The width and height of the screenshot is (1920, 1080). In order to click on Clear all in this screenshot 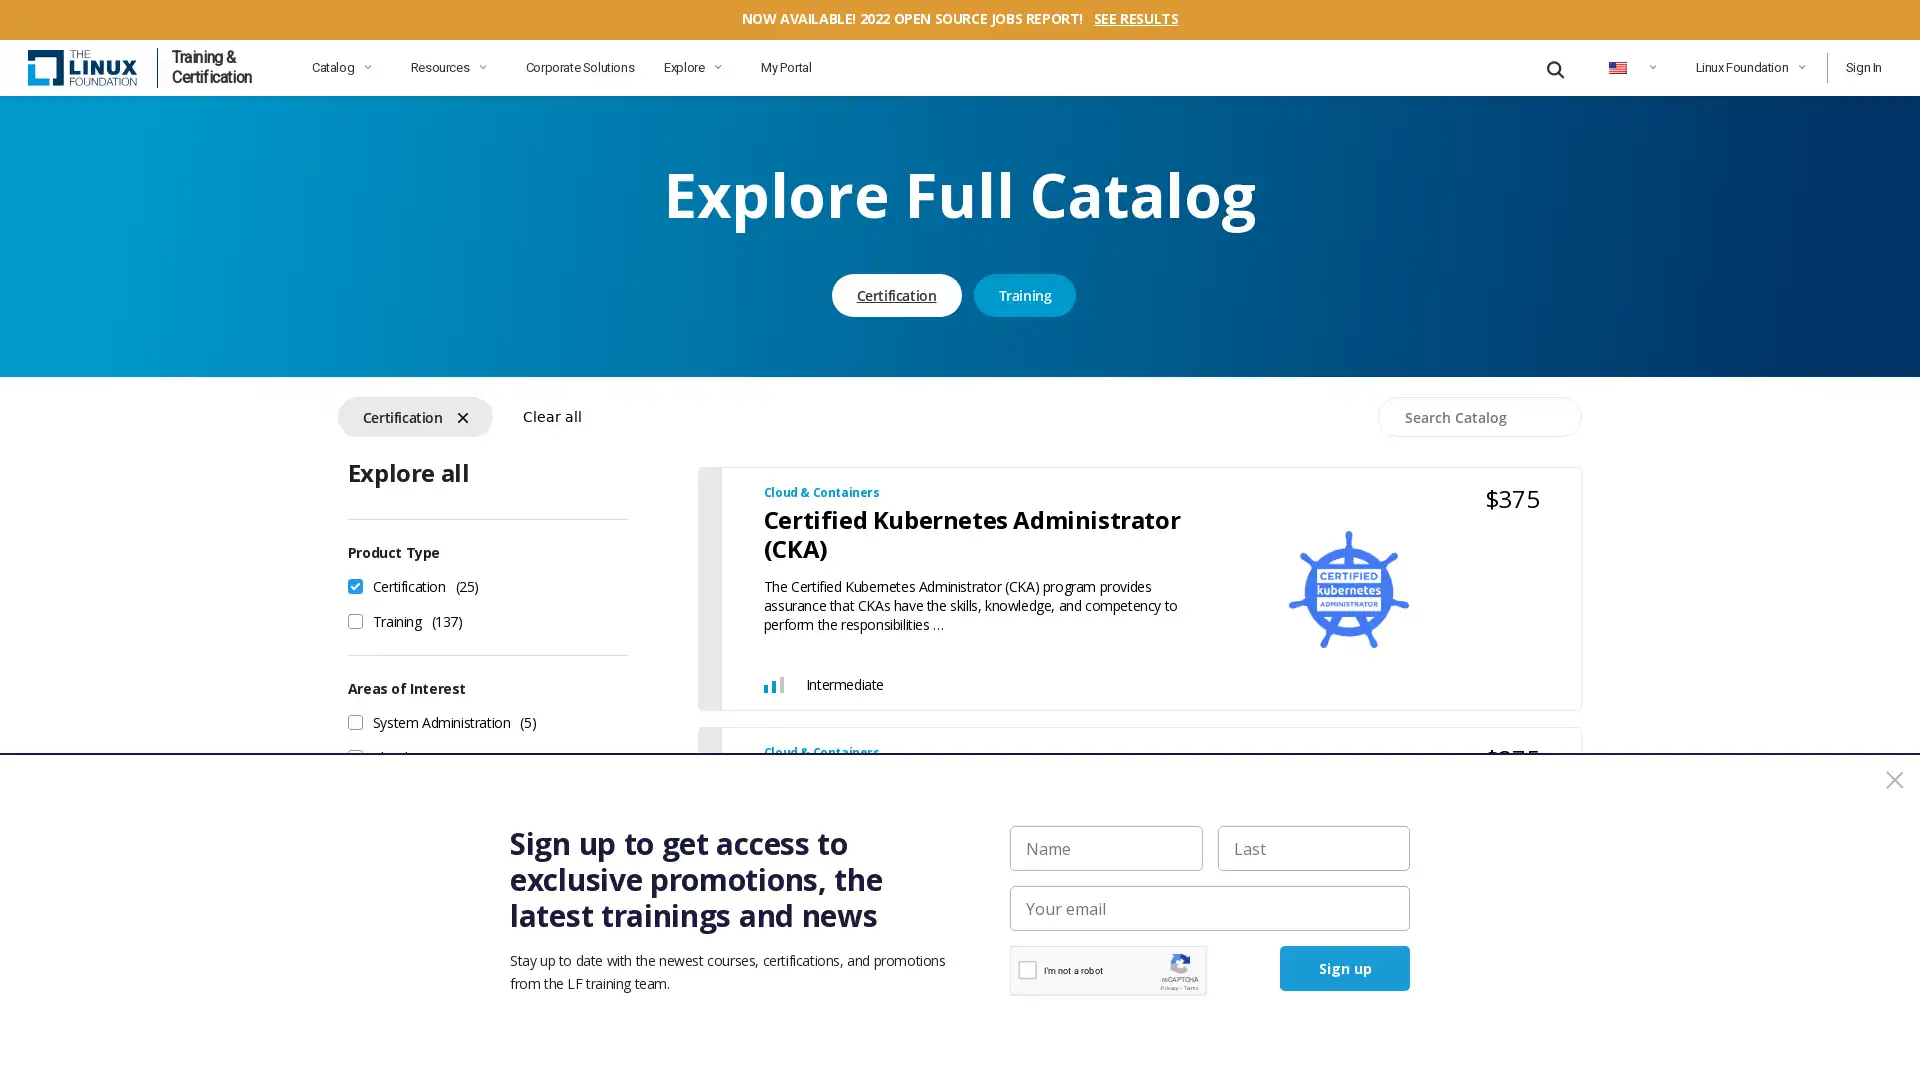, I will do `click(551, 415)`.